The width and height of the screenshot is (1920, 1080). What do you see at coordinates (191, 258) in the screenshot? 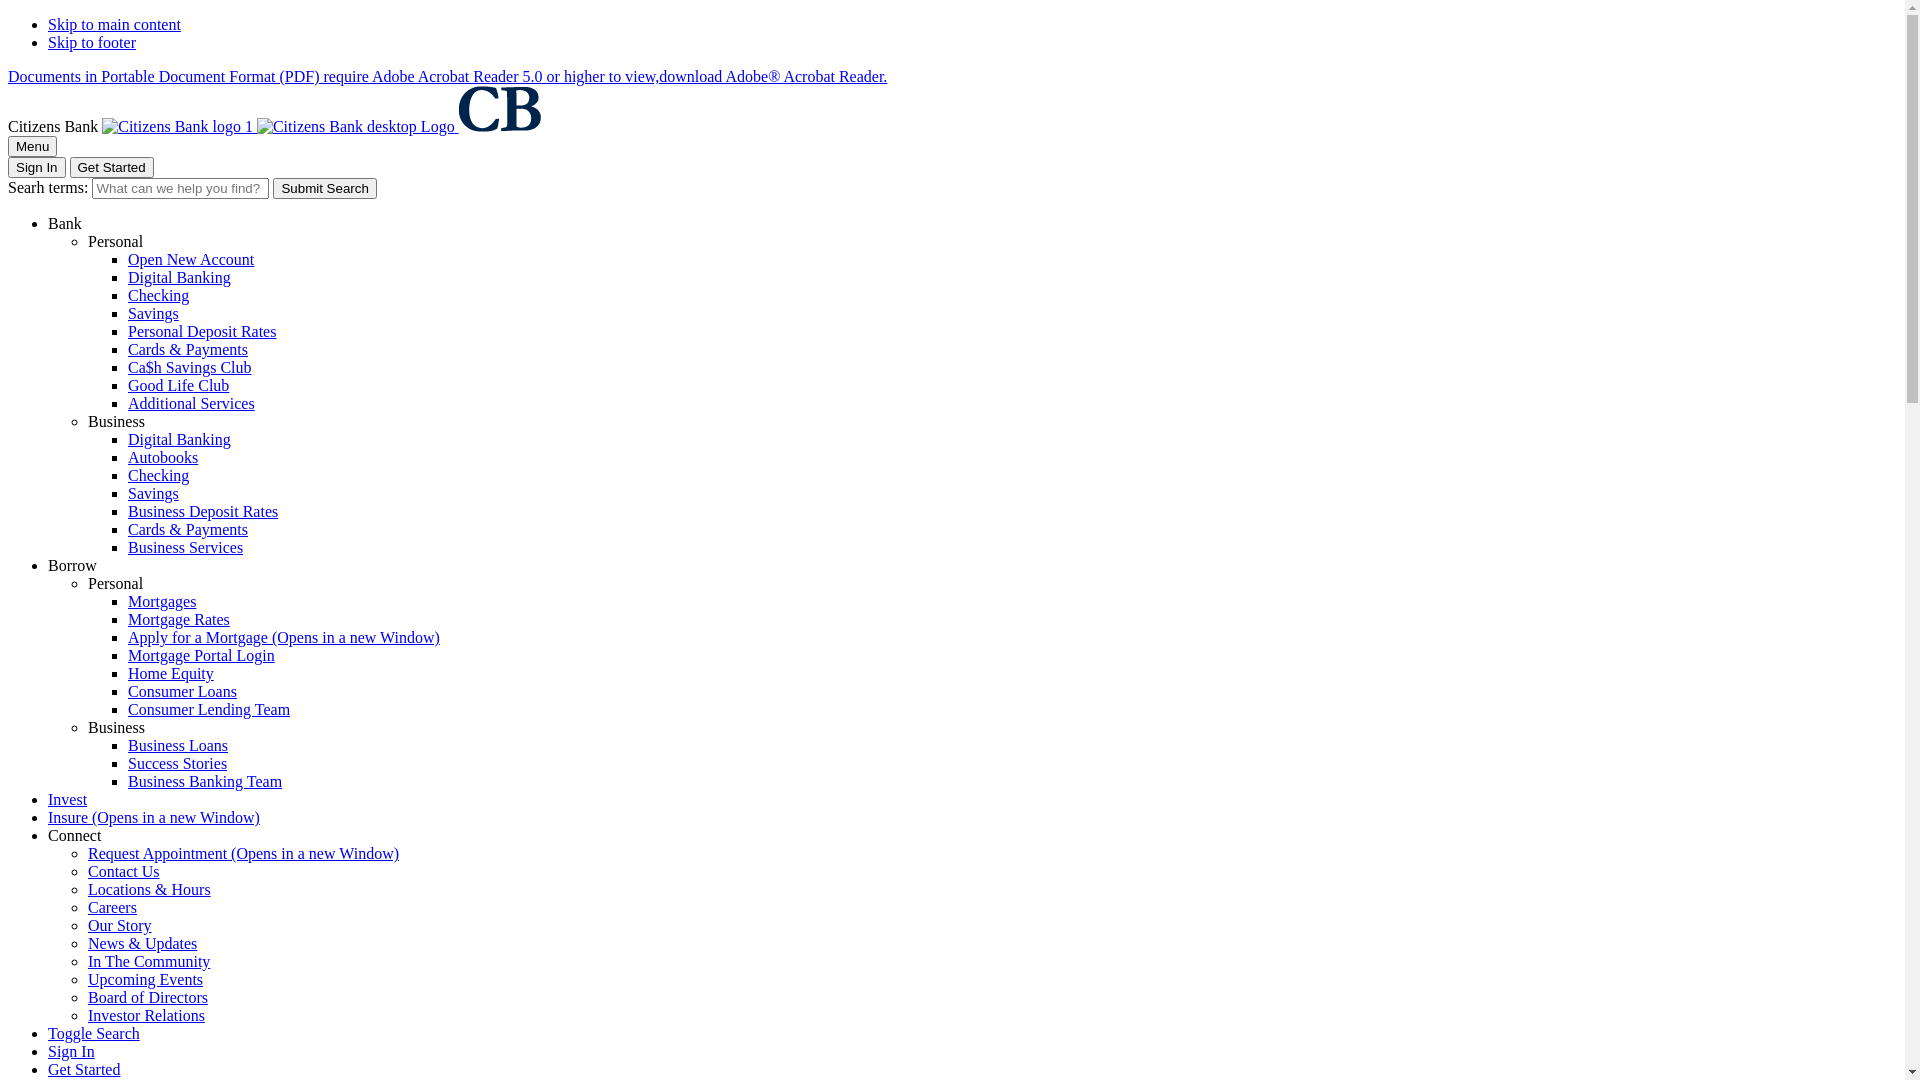
I see `'Open New Account'` at bounding box center [191, 258].